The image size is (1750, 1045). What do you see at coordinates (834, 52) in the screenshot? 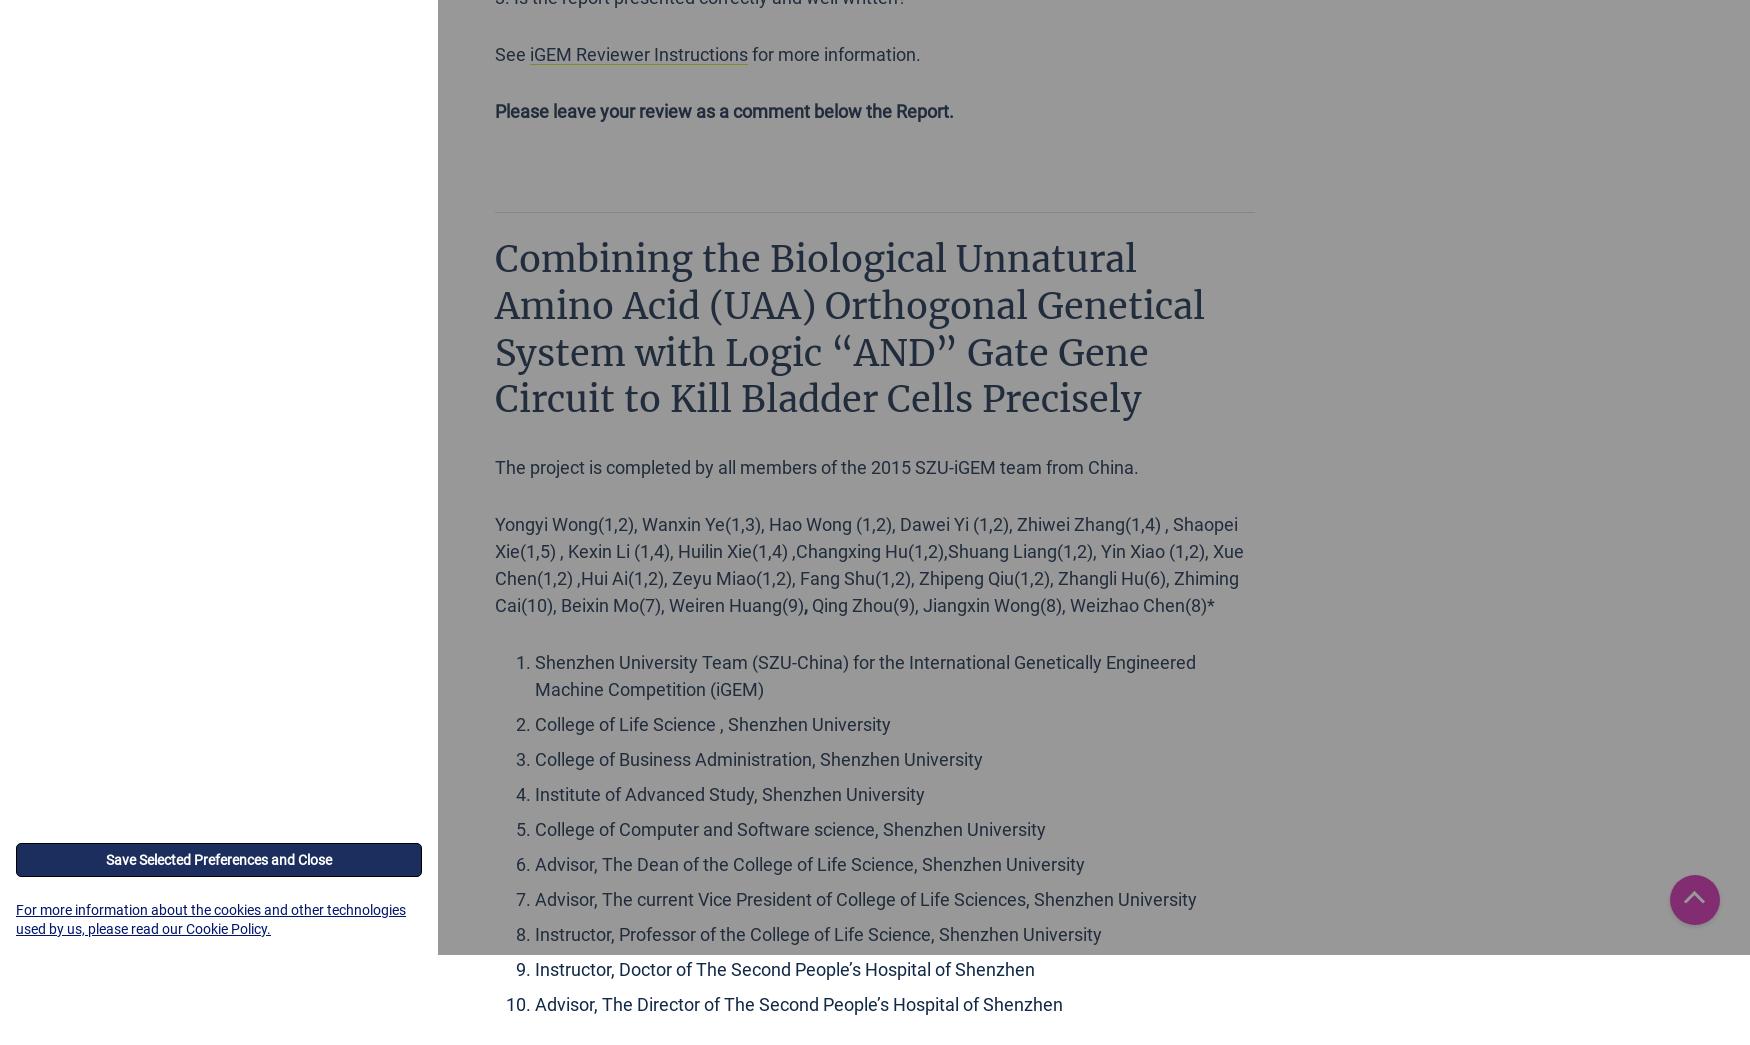
I see `'for more information.'` at bounding box center [834, 52].